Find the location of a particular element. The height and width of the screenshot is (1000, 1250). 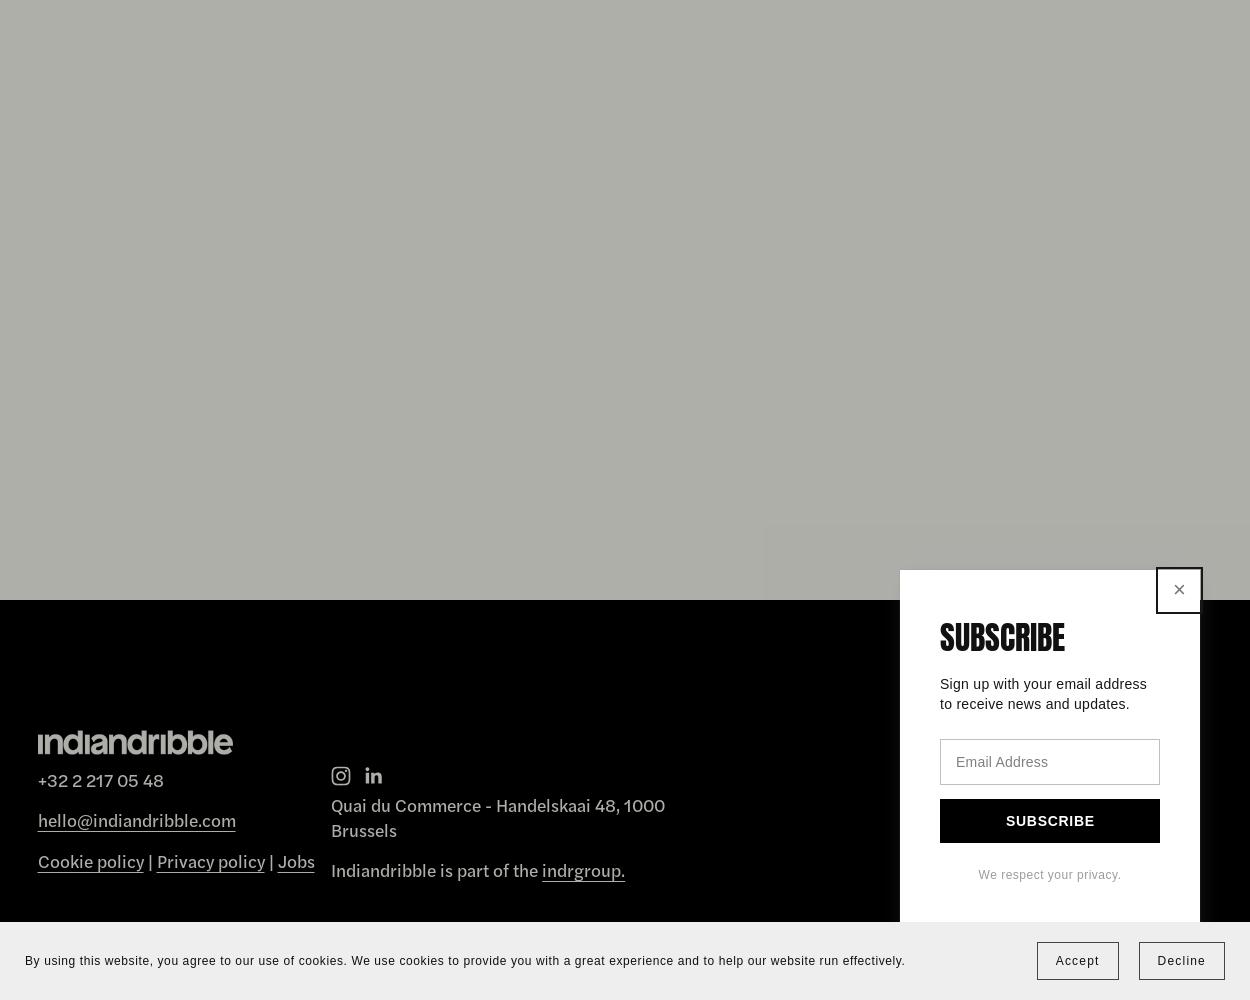

'By using this website, you agree to our use of cookies. We use cookies to provide you with a great experience and to help our website run effectively.' is located at coordinates (25, 960).